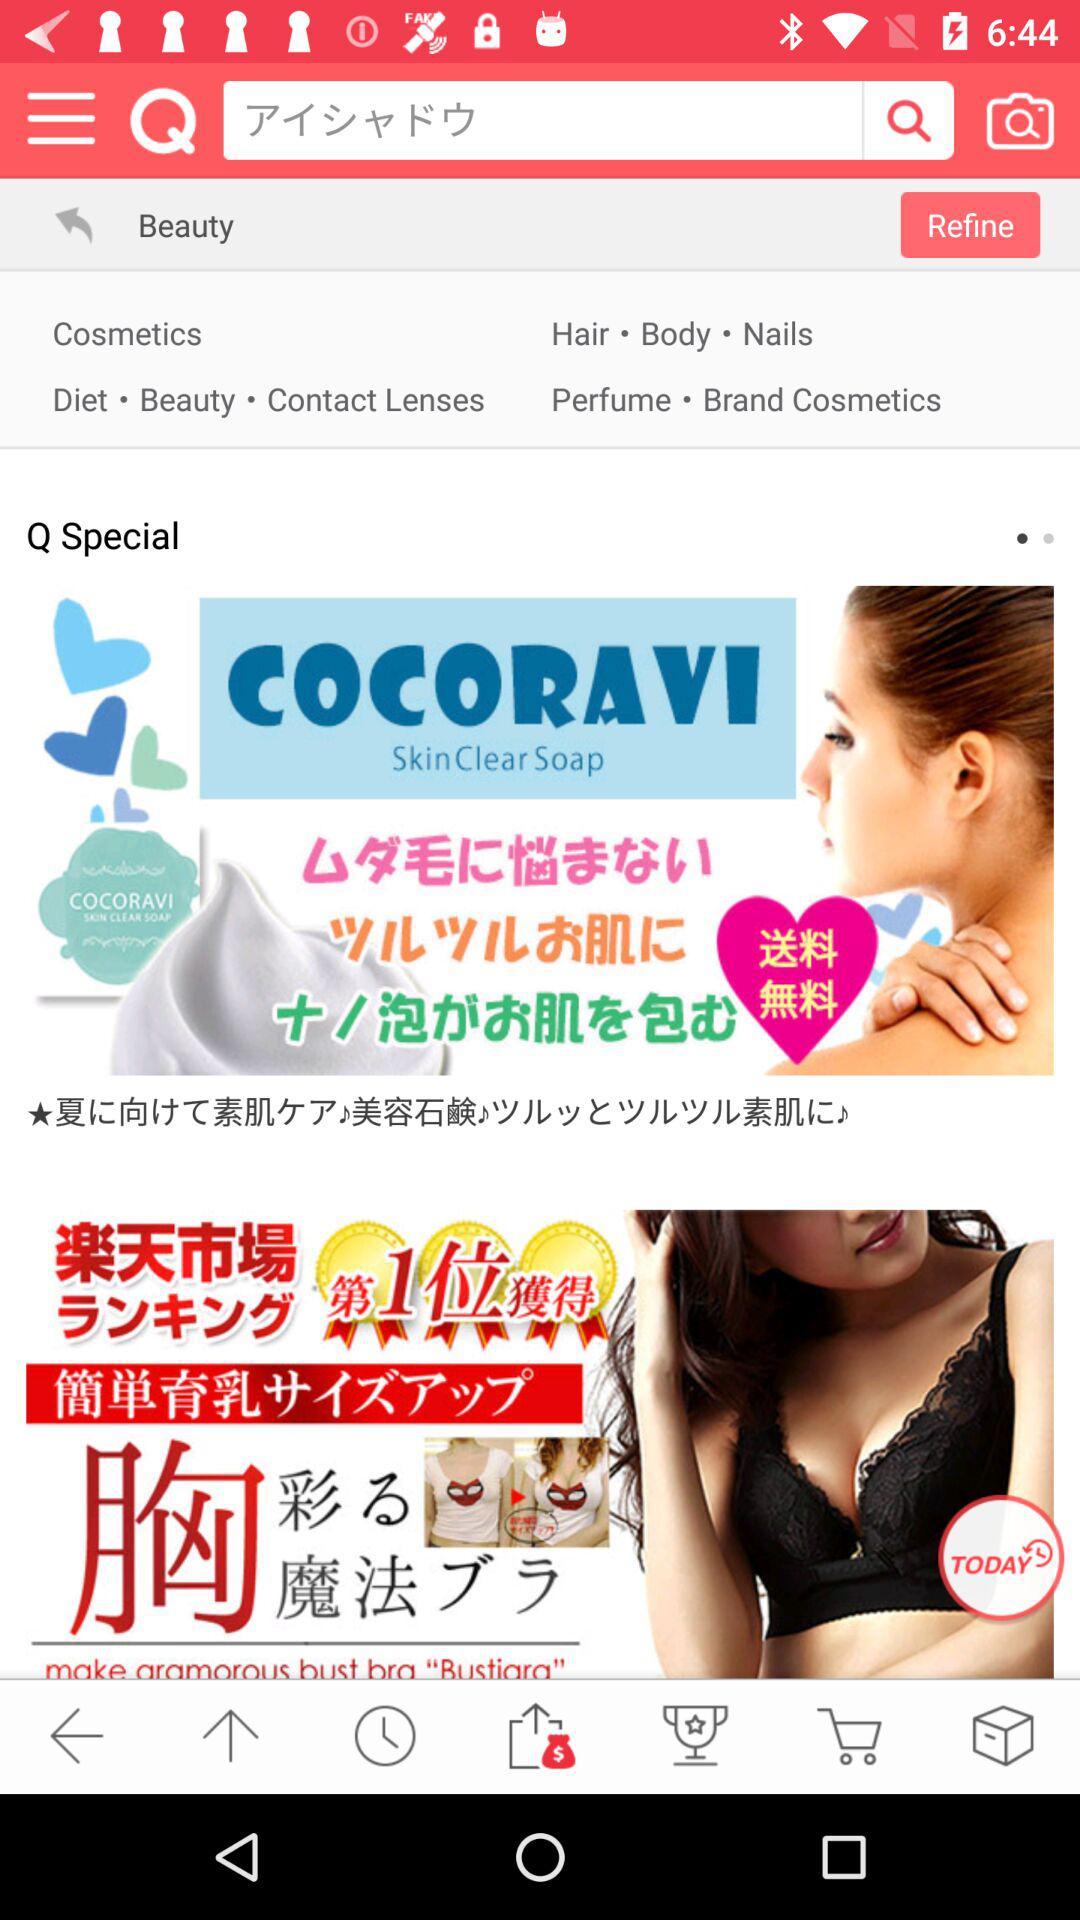 The image size is (1080, 1920). Describe the element at coordinates (75, 1734) in the screenshot. I see `the arrow_backward icon` at that location.